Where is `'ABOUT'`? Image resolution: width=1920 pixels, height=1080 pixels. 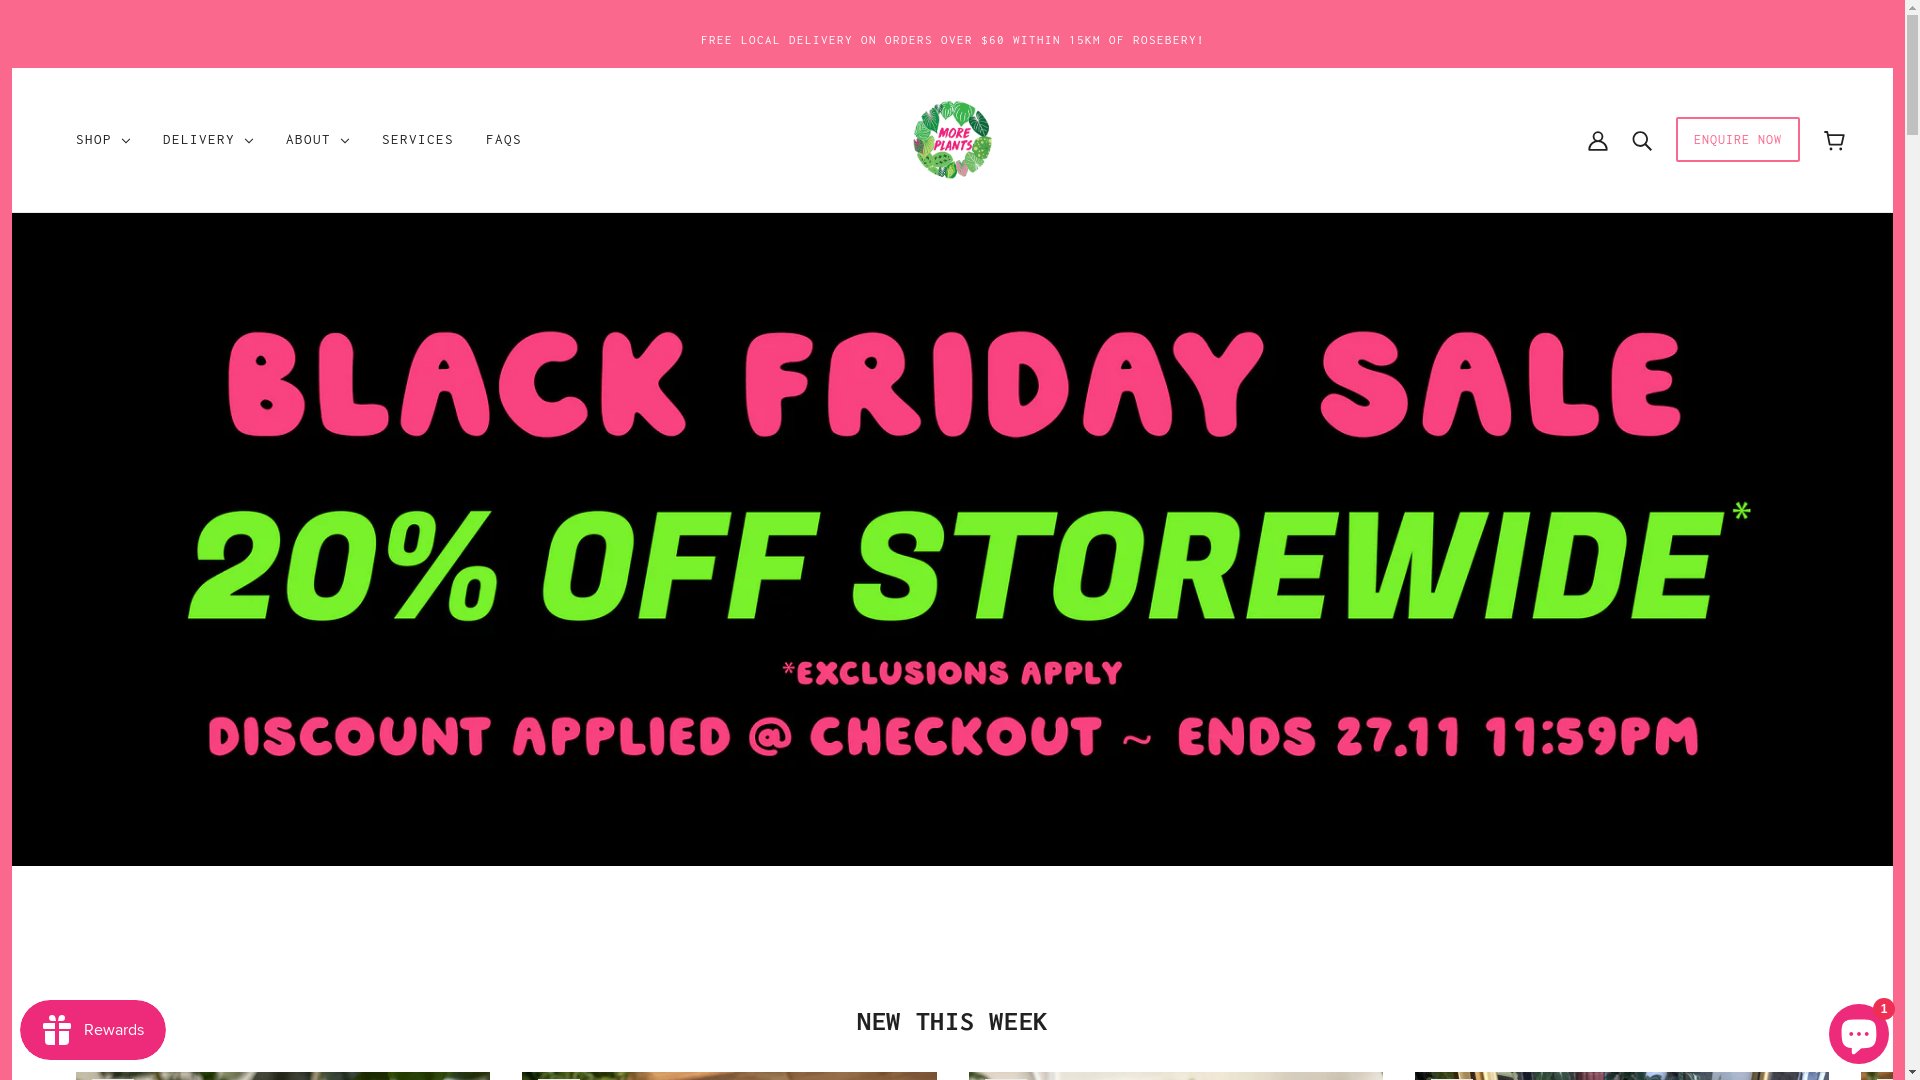
'ABOUT' is located at coordinates (316, 138).